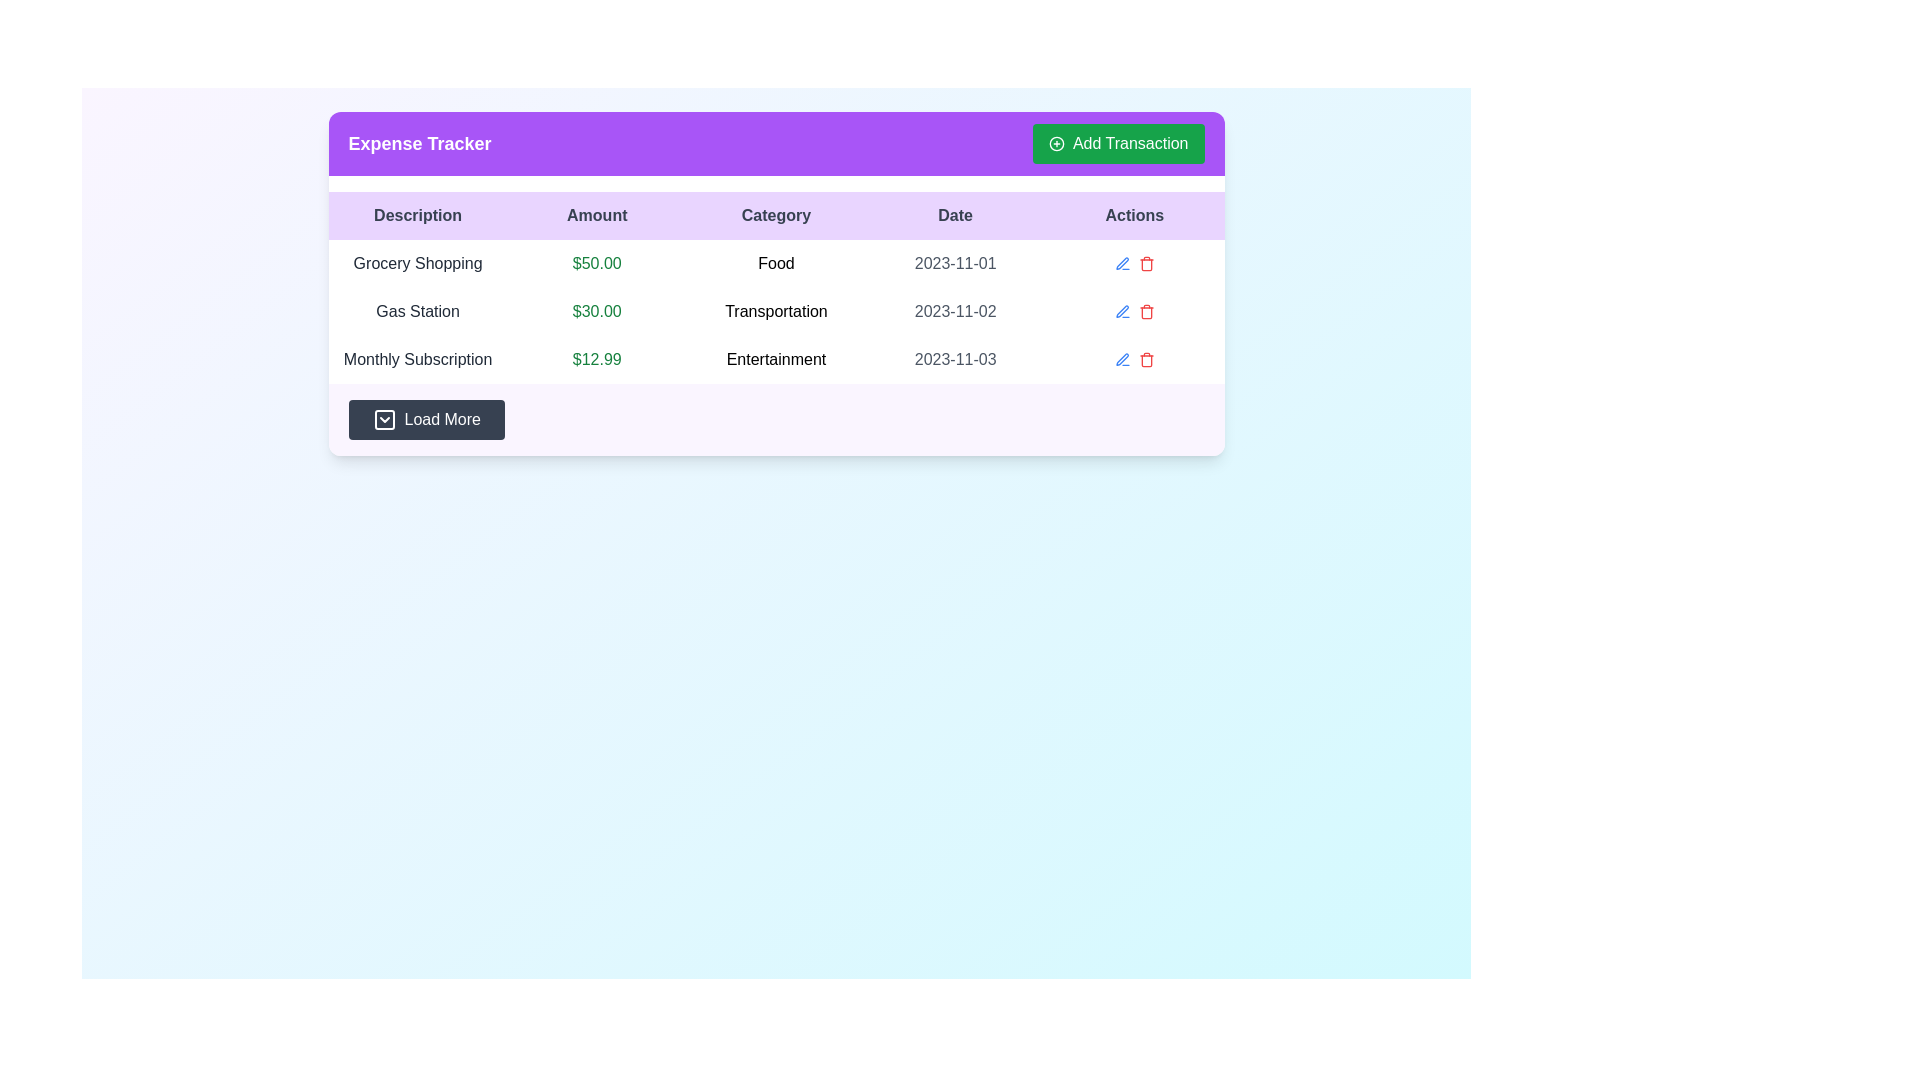 This screenshot has width=1920, height=1080. Describe the element at coordinates (1134, 216) in the screenshot. I see `the 'Actions' header label, which is the last item in a row of column headers for a table` at that location.